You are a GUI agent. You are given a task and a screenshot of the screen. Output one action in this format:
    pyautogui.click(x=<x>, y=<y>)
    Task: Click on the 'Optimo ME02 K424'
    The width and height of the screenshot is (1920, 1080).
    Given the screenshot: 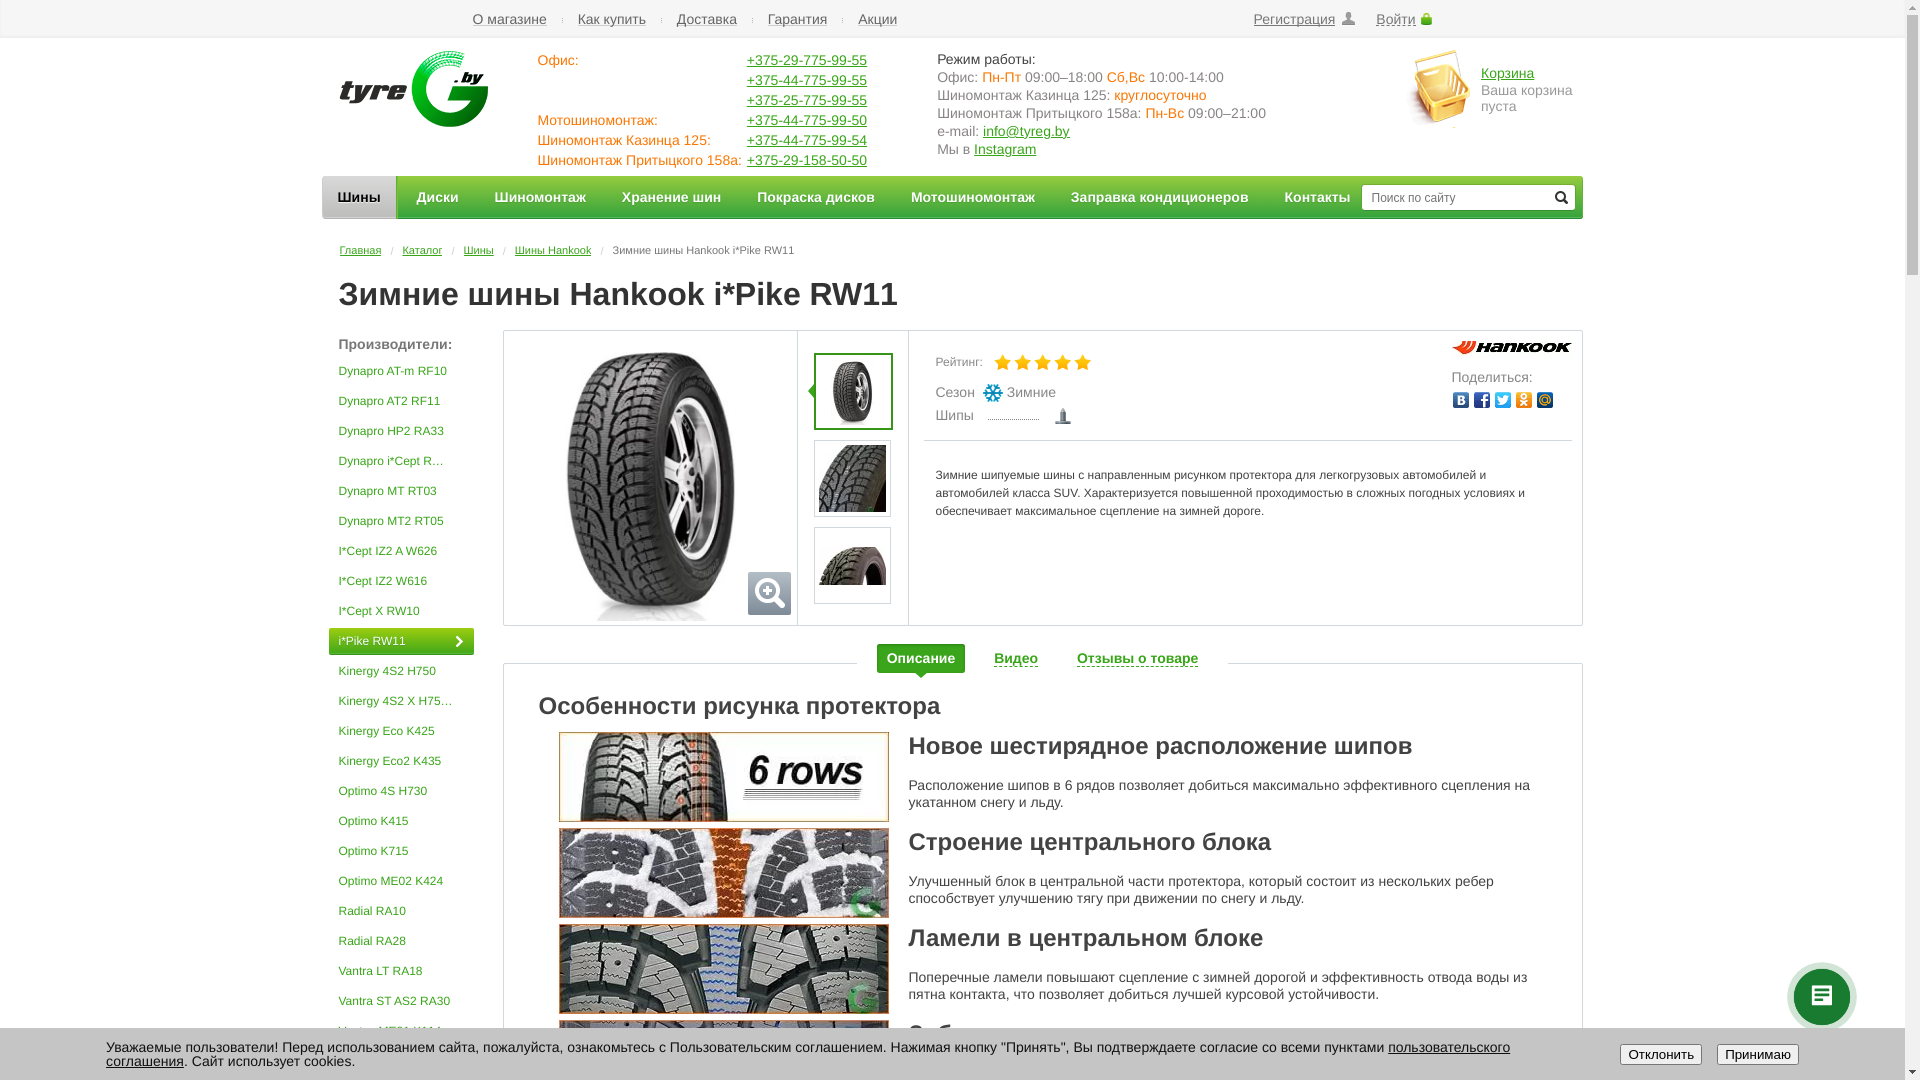 What is the action you would take?
    pyautogui.click(x=400, y=880)
    